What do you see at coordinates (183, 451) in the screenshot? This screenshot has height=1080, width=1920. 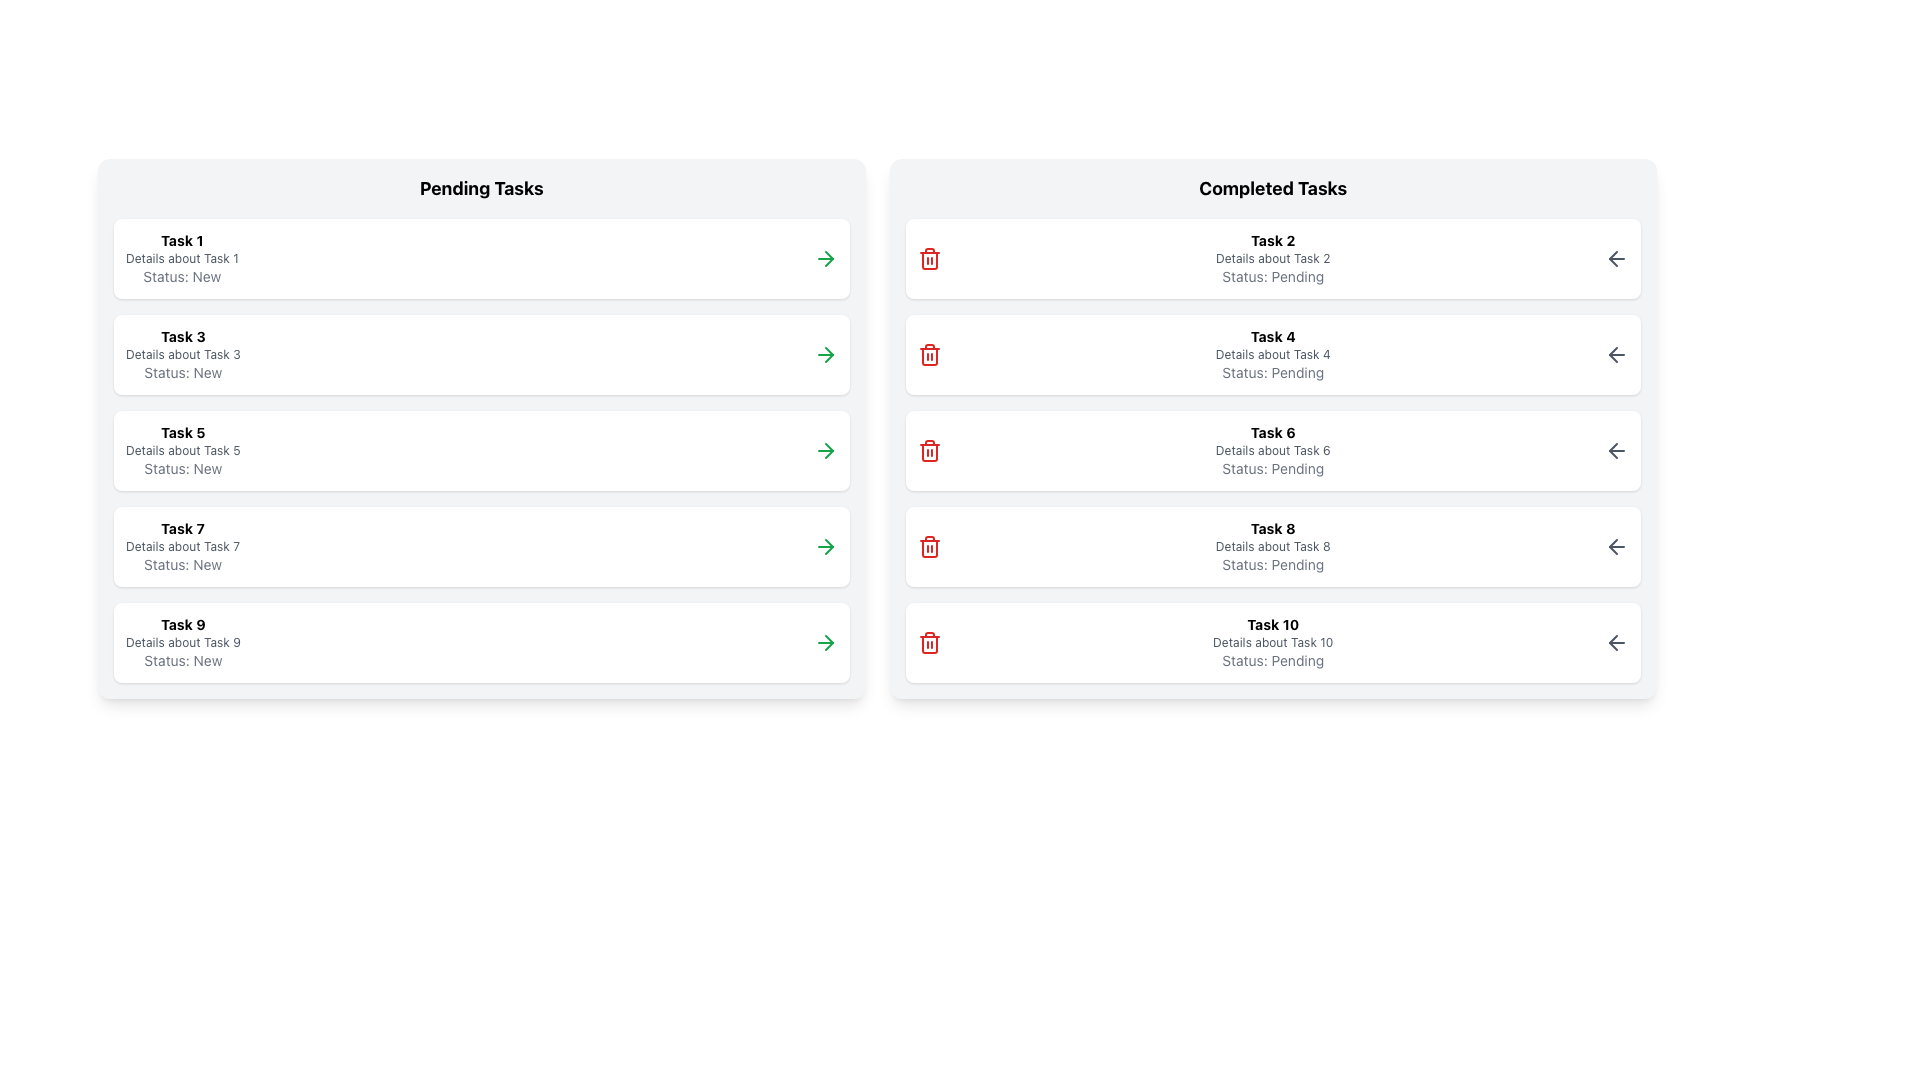 I see `the text label providing additional descriptive information about 'Task 5', located in the information card under the 'Pending Tasks' column` at bounding box center [183, 451].